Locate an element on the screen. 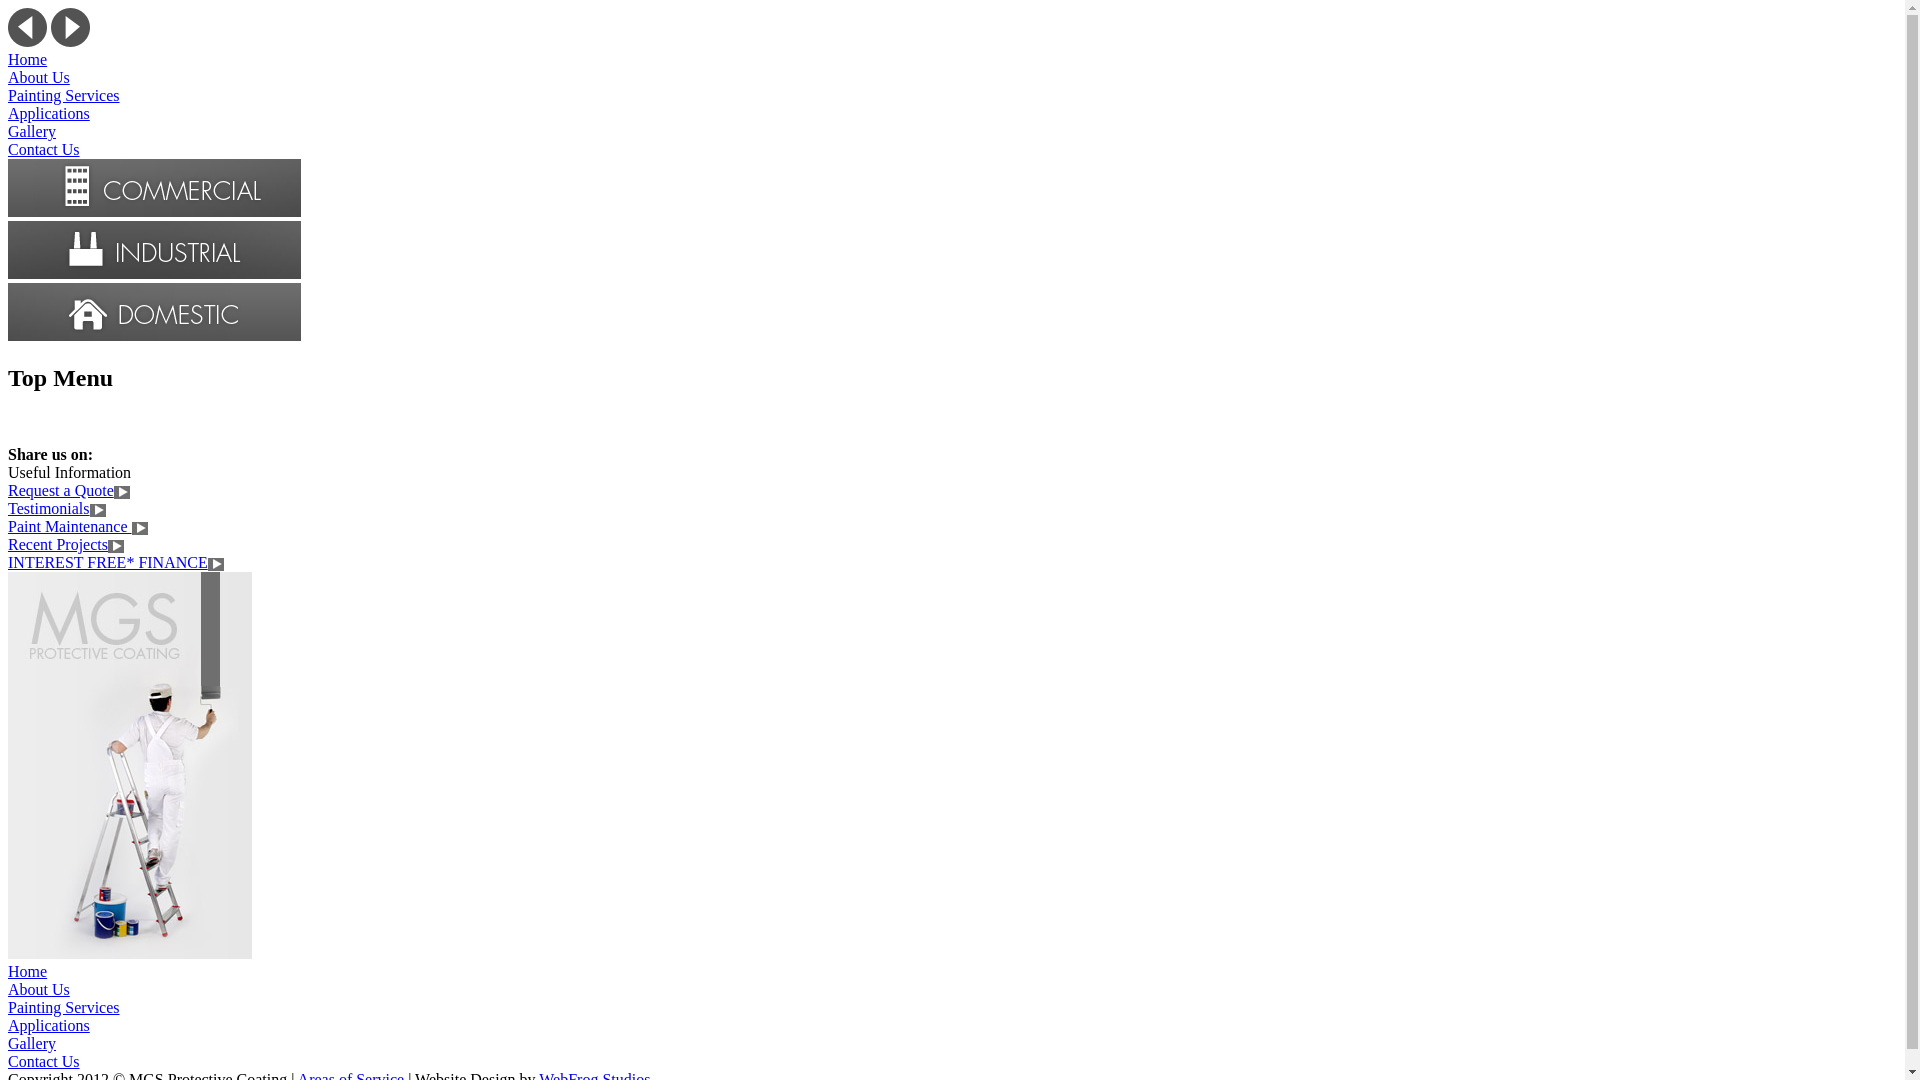  'Contact Us' is located at coordinates (8, 148).